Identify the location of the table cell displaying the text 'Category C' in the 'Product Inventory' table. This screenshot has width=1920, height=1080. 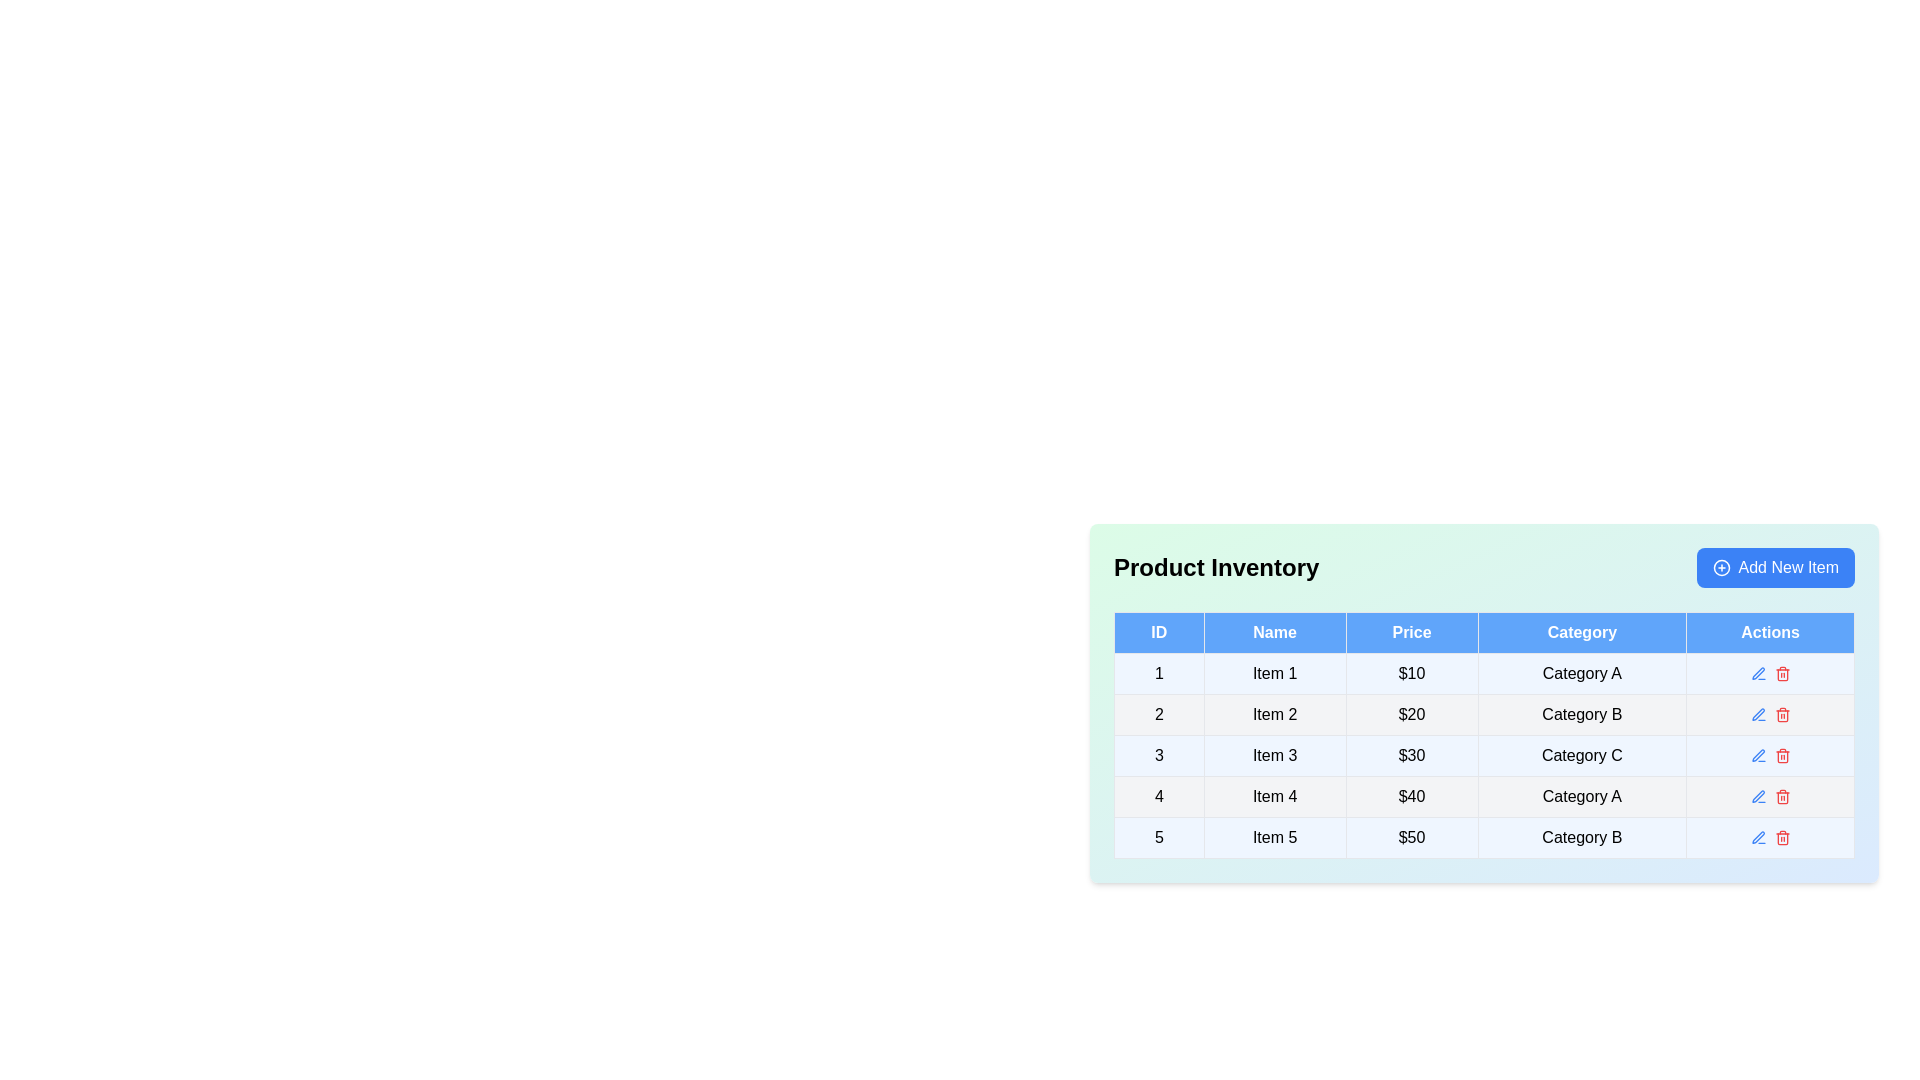
(1581, 756).